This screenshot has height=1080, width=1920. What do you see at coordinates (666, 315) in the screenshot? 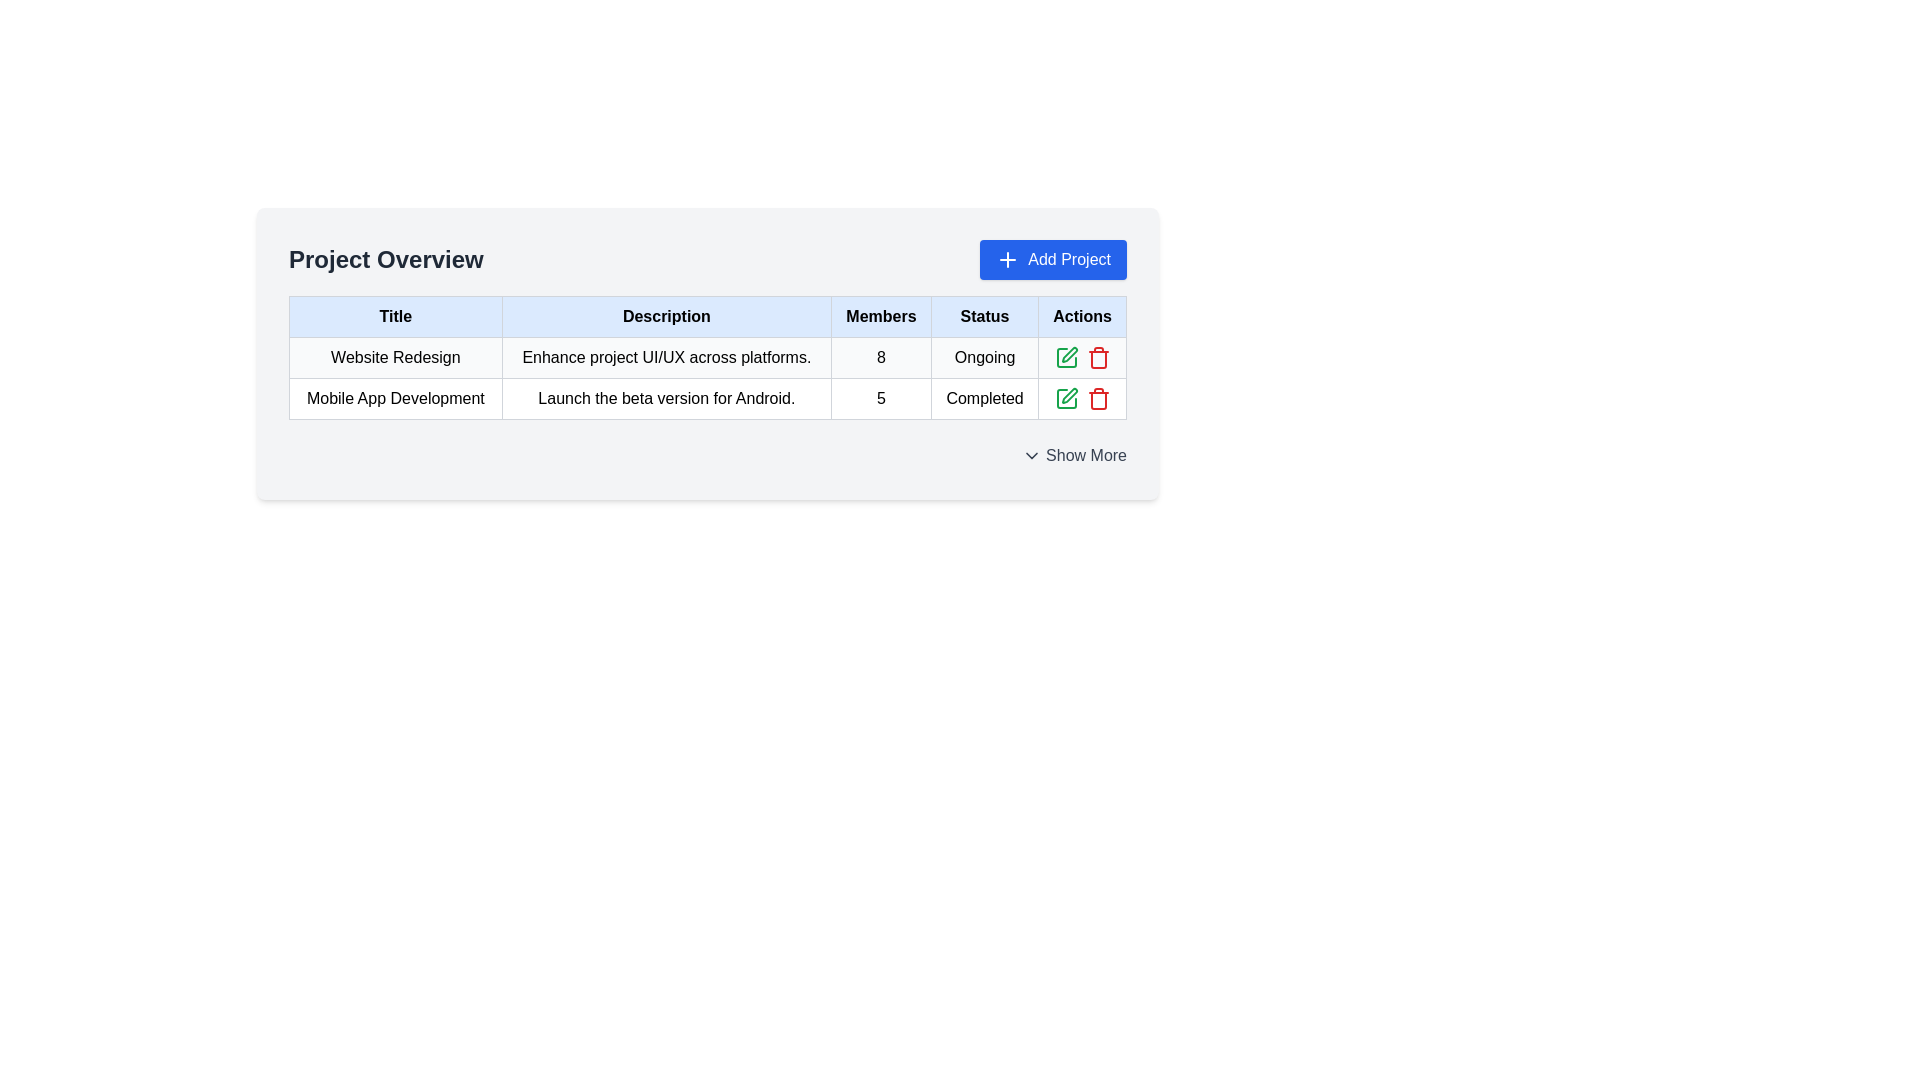
I see `the header cell labeled 'Description' in the table located in the 'Project Overview' section, which has a light blue background and gray outline` at bounding box center [666, 315].